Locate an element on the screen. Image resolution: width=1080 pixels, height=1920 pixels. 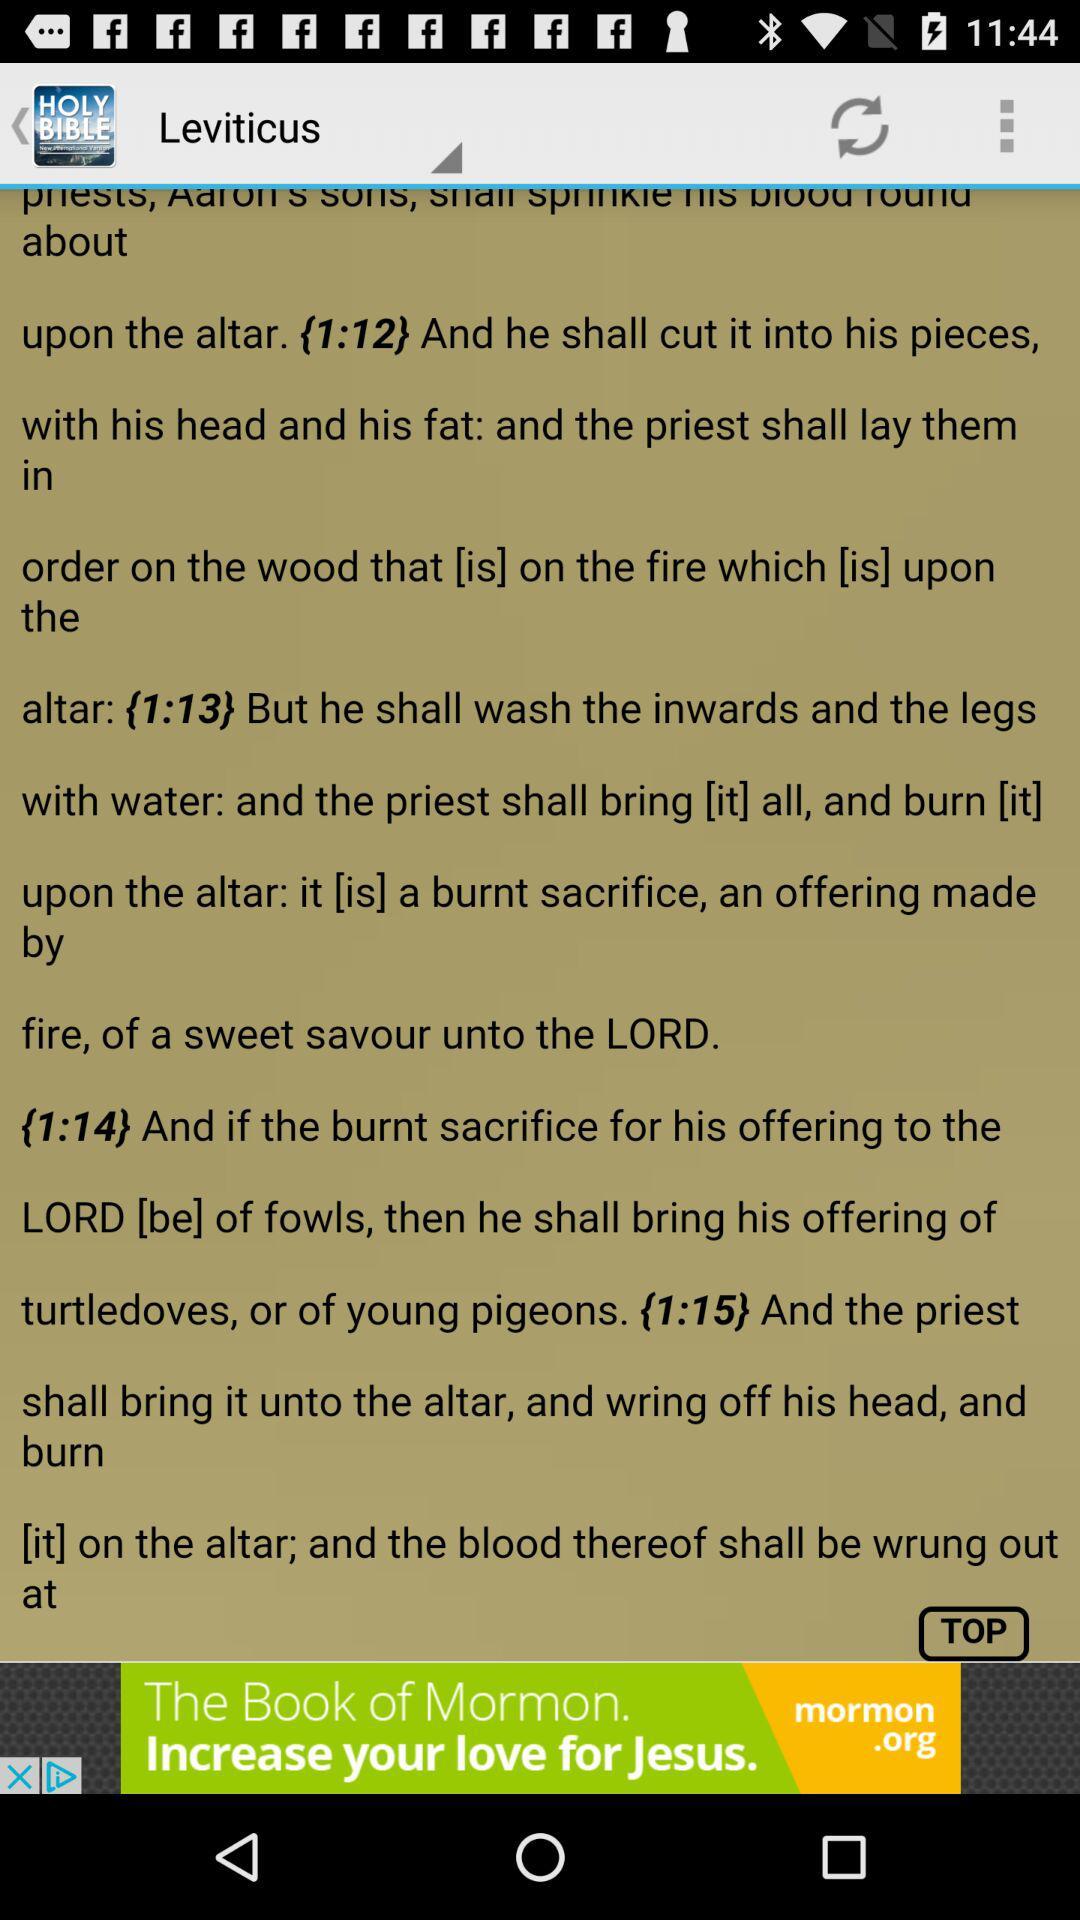
file is located at coordinates (540, 924).